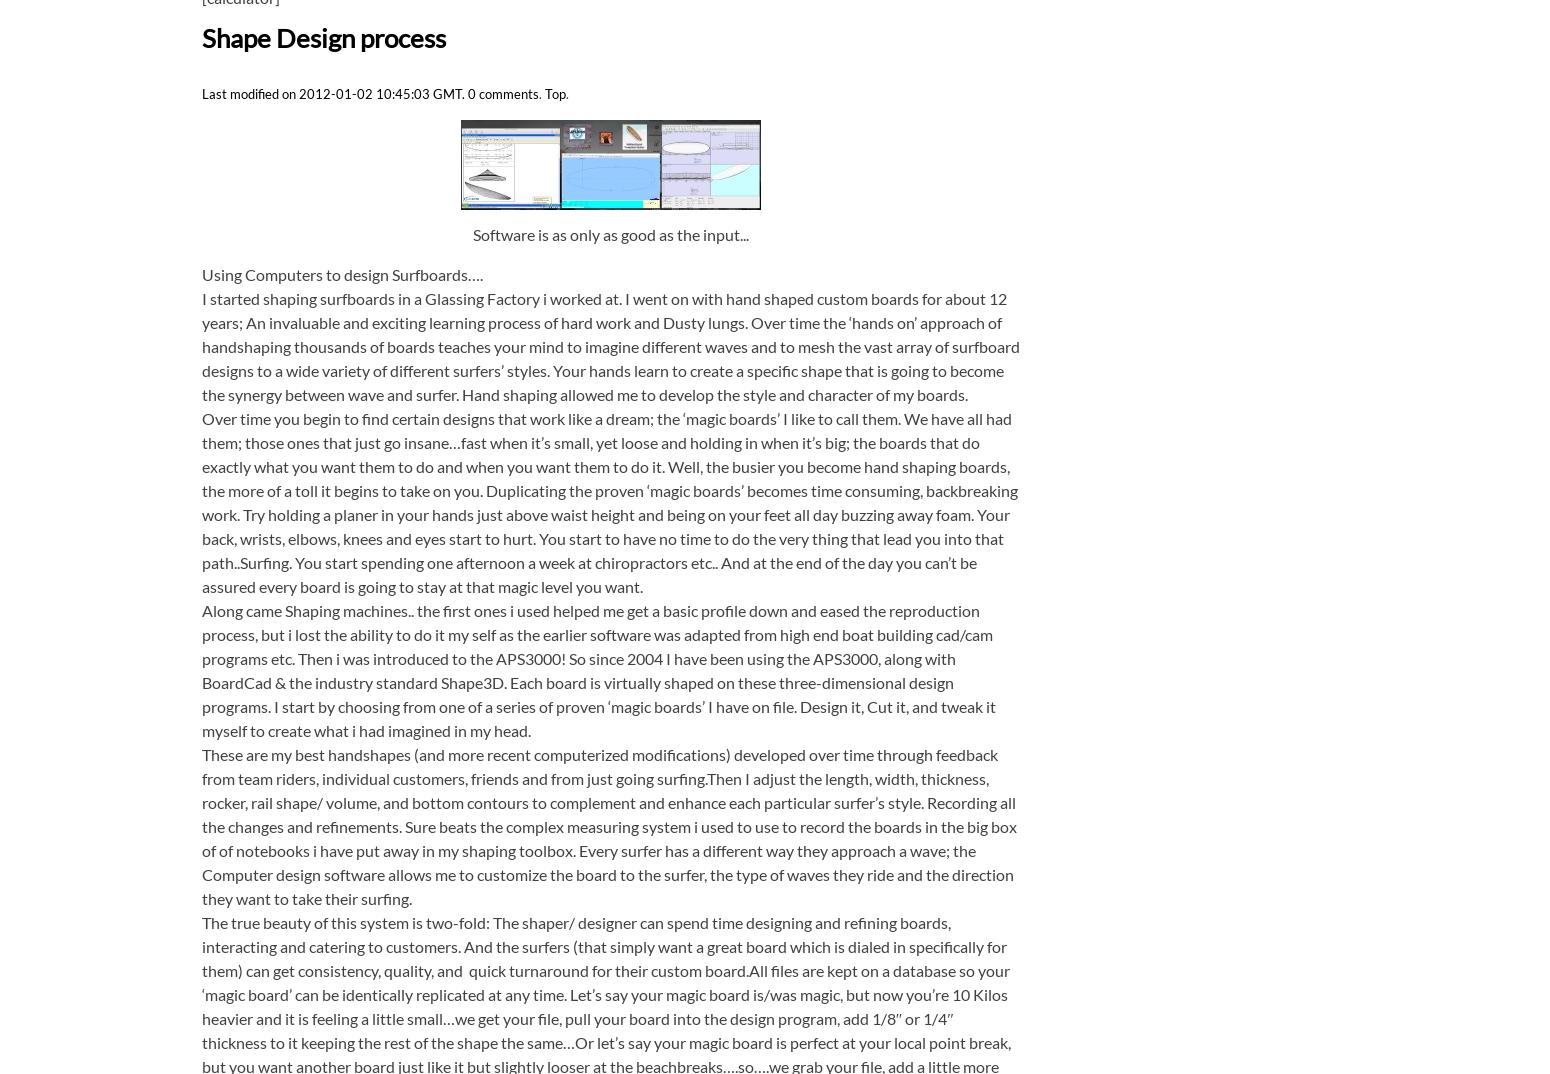  What do you see at coordinates (200, 501) in the screenshot?
I see `'Over time you begin to find certain designs that work like a dream; the ‘magic boards’ I like to call them. We have all had them; those ones that just go insane…fast when it’s small, yet loose and holding in when it’s big; the boards that do exactly what you want them to do and when you want them to do it. Well, the busier you become hand shaping boards, the more of a toll it begins to take on you. Duplicating the proven ‘magic boards’ becomes time consuming, backbreaking work. Try holding a planer in your hands just above waist height and being on your feet all day buzzing away foam. Your back, wrists, elbows, knees and eyes start to hurt. You start to have no time to do the very thing that lead you into that path..Surfing. You start spending one afternoon a week at chiropractors etc.. And at the end of the day you can’t be assured every board is going to stay at that magic level you want.'` at bounding box center [200, 501].